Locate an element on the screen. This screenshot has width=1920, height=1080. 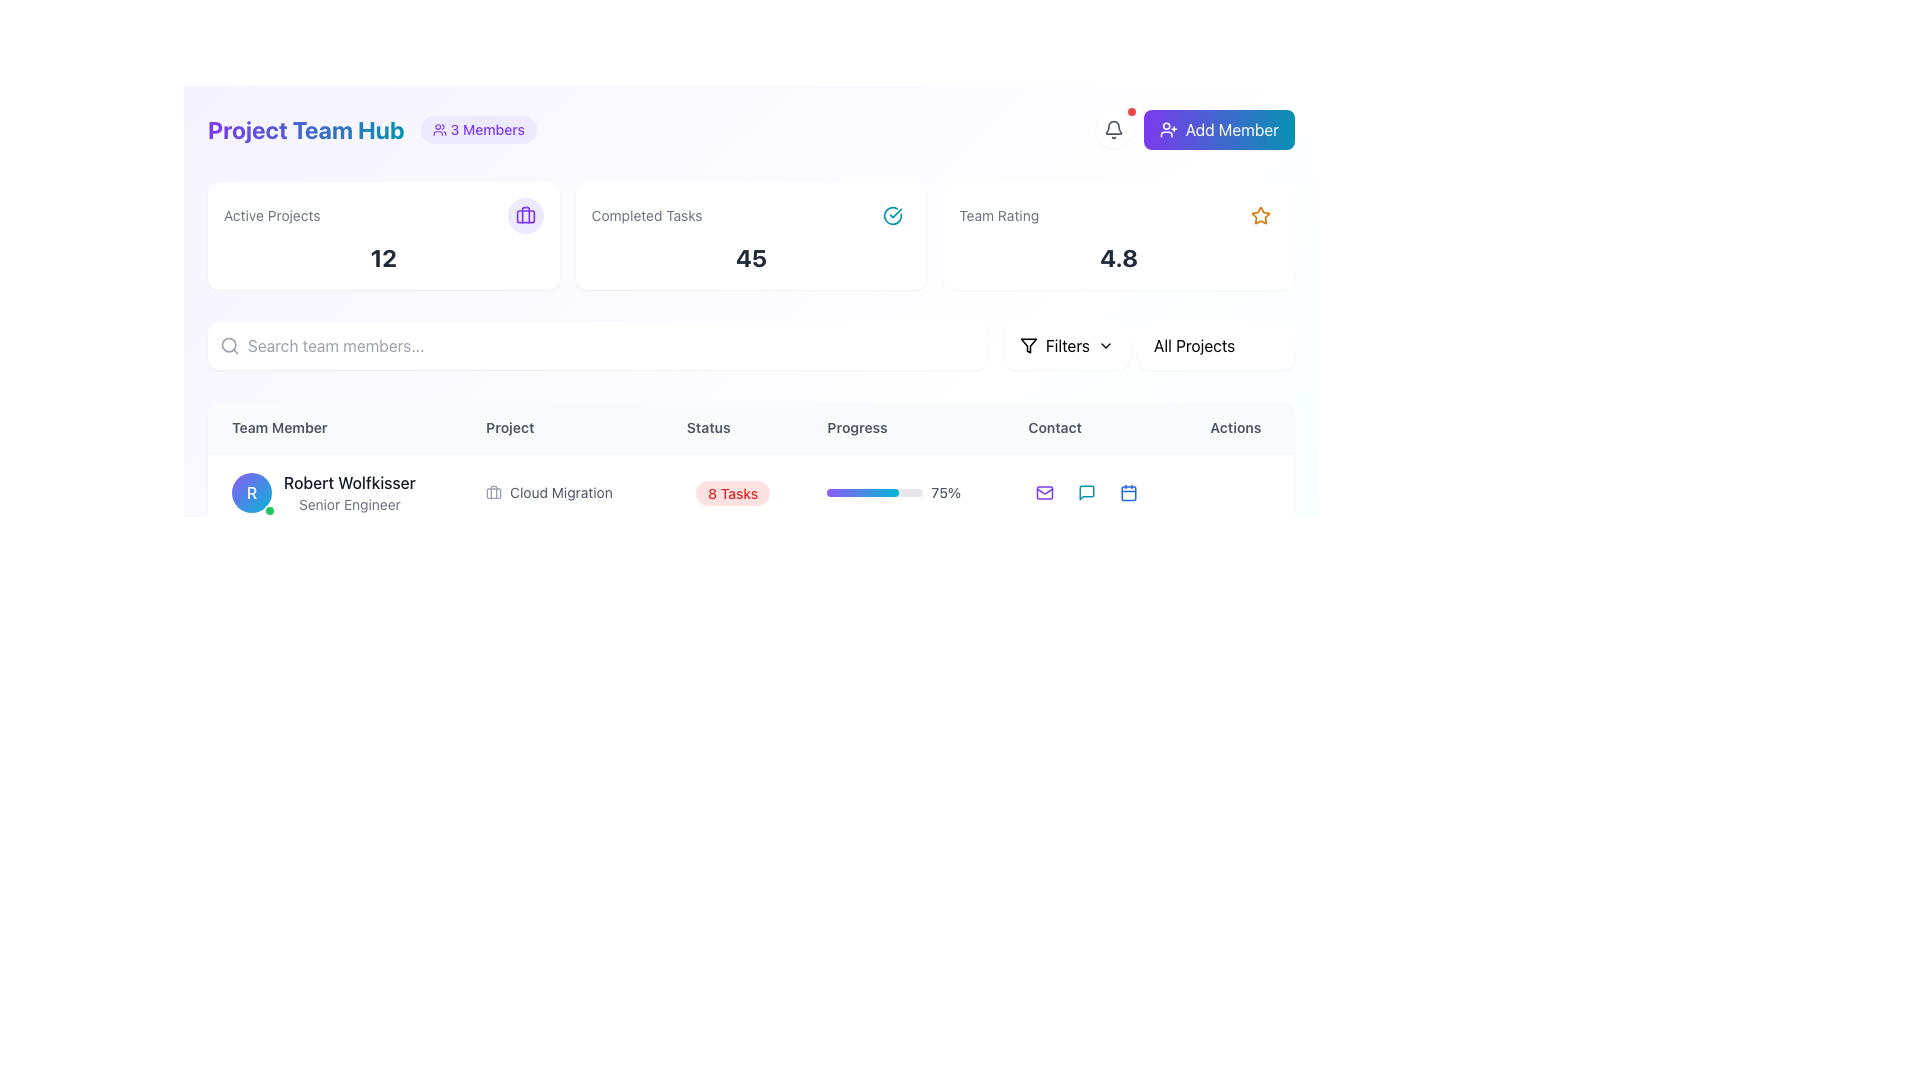
the decorative rating icon located in the top-right quadrant of the interface, which represents the 'Team Rating' metric is located at coordinates (1260, 216).